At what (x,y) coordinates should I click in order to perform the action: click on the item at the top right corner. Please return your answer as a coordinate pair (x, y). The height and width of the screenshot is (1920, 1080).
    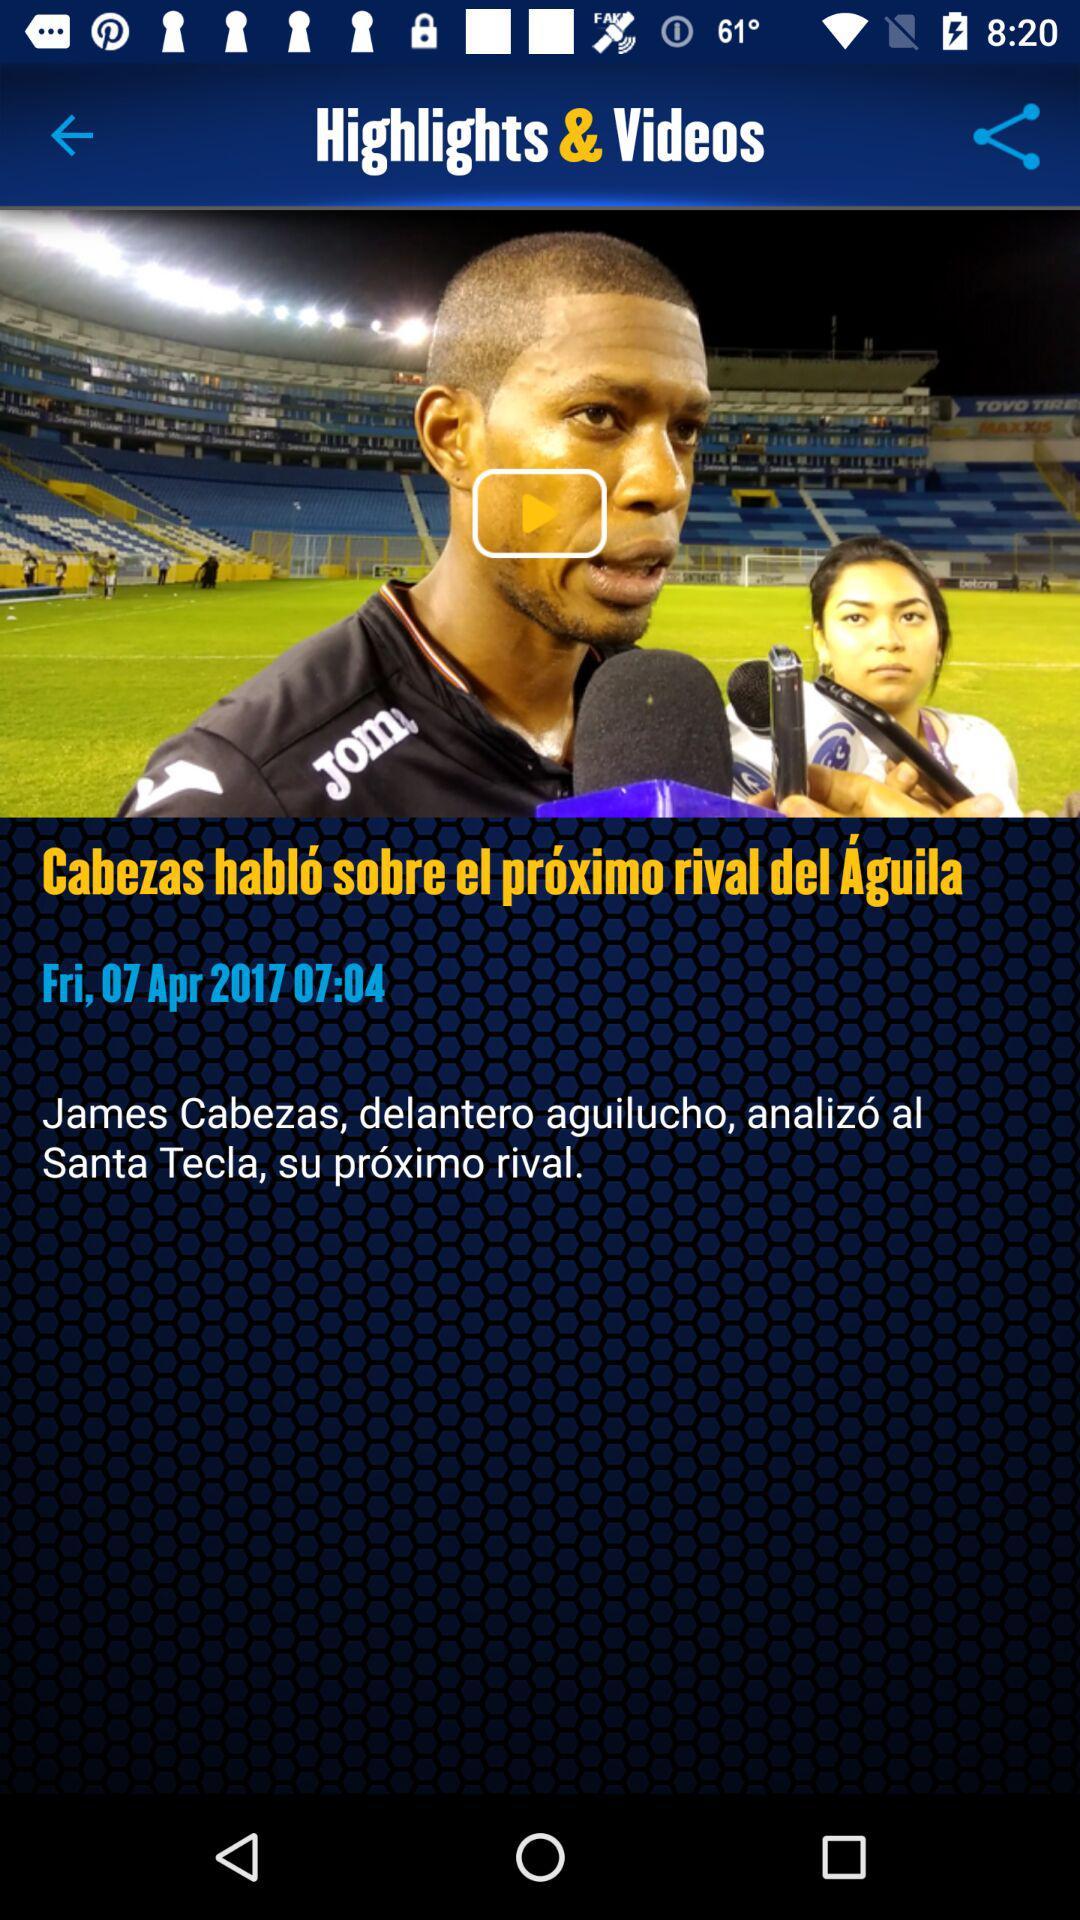
    Looking at the image, I should click on (1006, 135).